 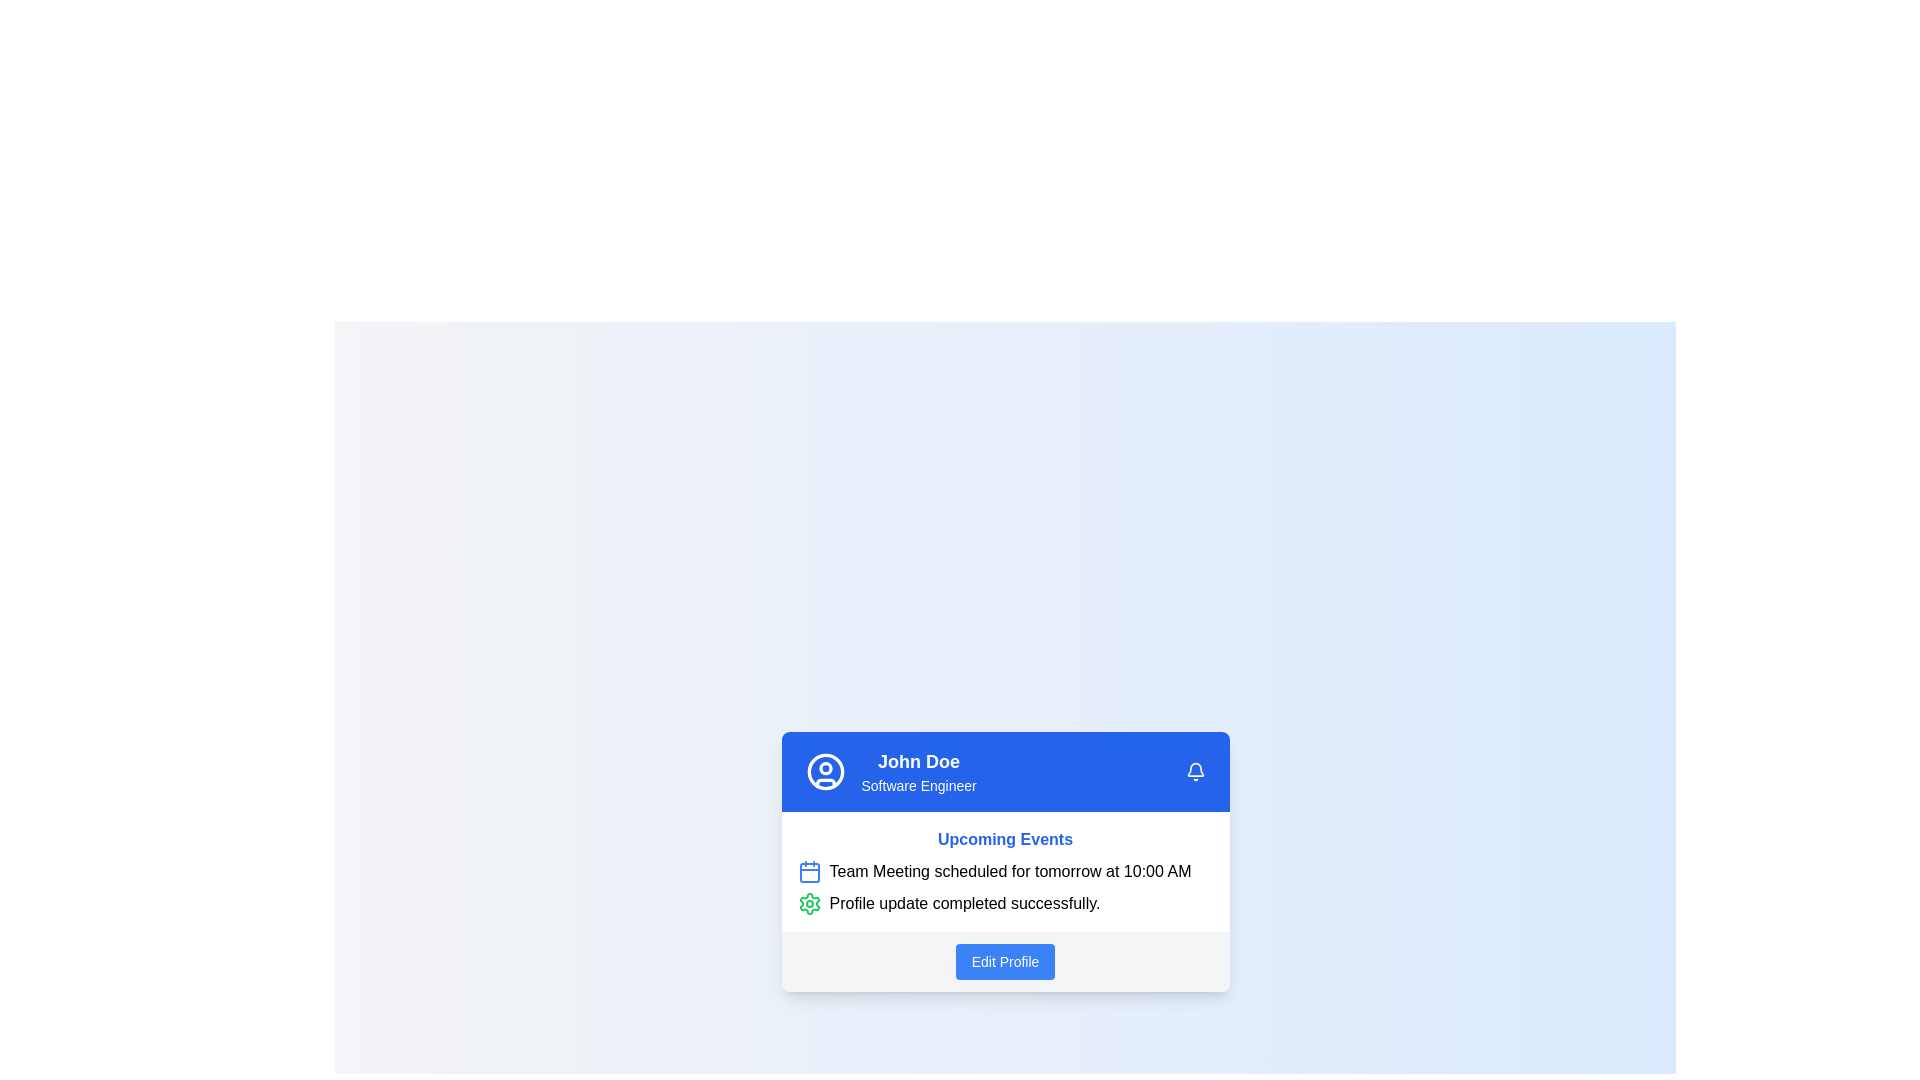 What do you see at coordinates (1195, 770) in the screenshot?
I see `the notification bell icon located at the upper-right corner of the blue header, which displays 'John Doe, Software Engineer'` at bounding box center [1195, 770].